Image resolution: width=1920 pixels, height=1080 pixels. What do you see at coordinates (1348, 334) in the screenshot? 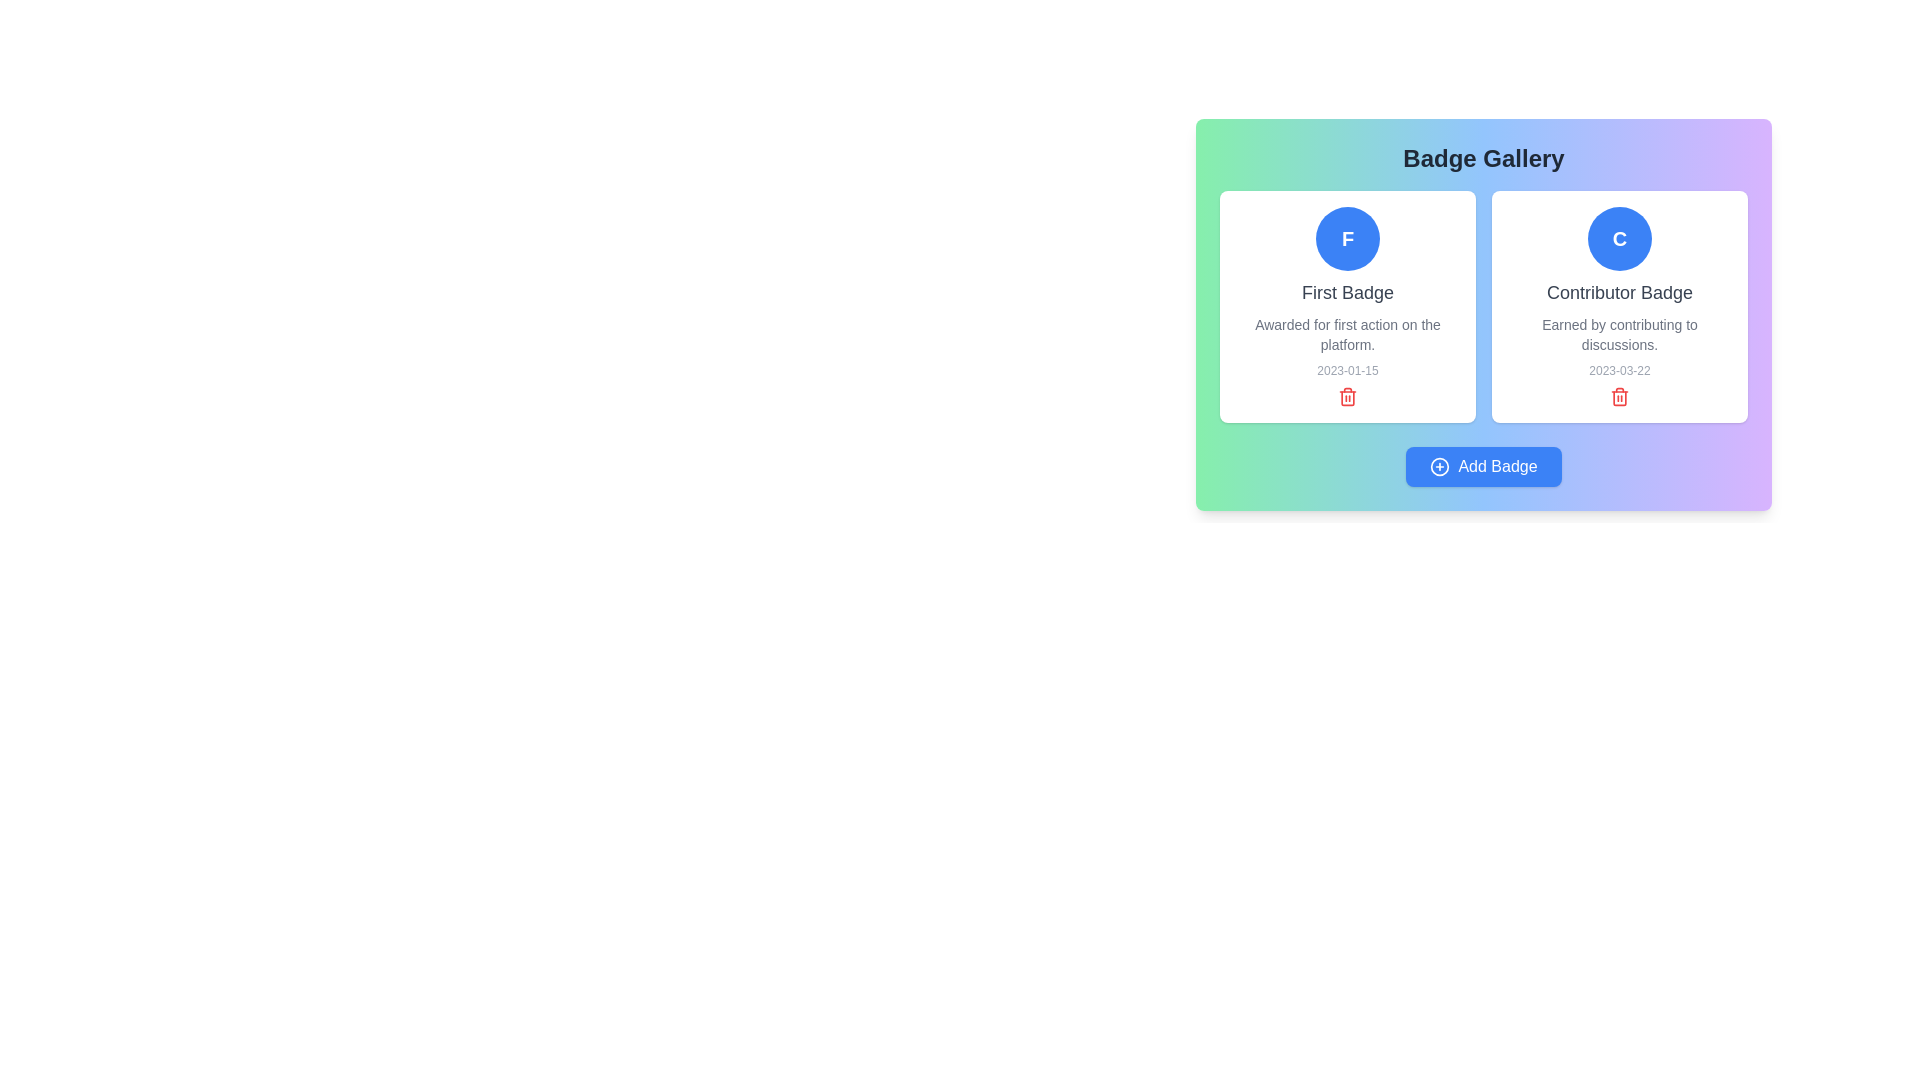
I see `the static text block that reads 'Awarded for first action on the platform.' located in the bottom half of the white card in the 'Badge Gallery' section` at bounding box center [1348, 334].